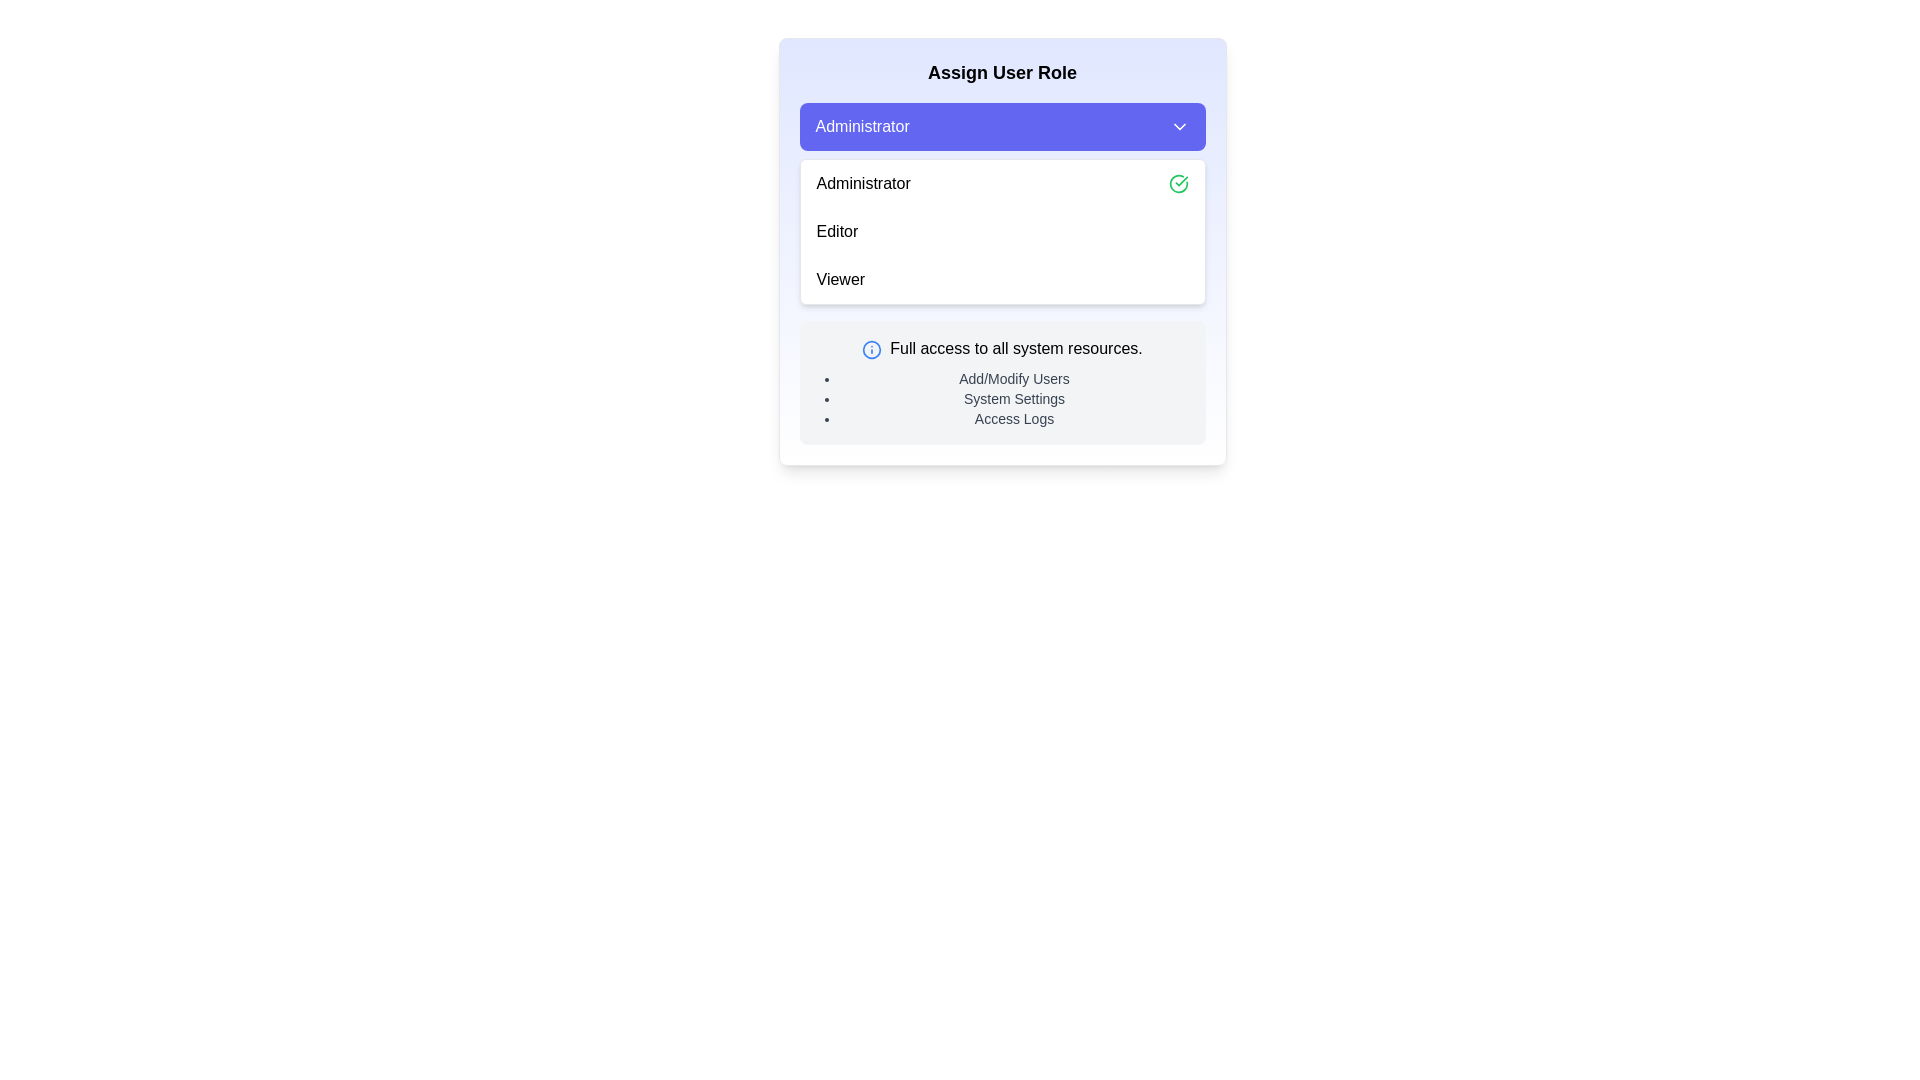  Describe the element at coordinates (1179, 127) in the screenshot. I see `the downward chevron icon located at the top-right corner of the 'Administrator' box` at that location.